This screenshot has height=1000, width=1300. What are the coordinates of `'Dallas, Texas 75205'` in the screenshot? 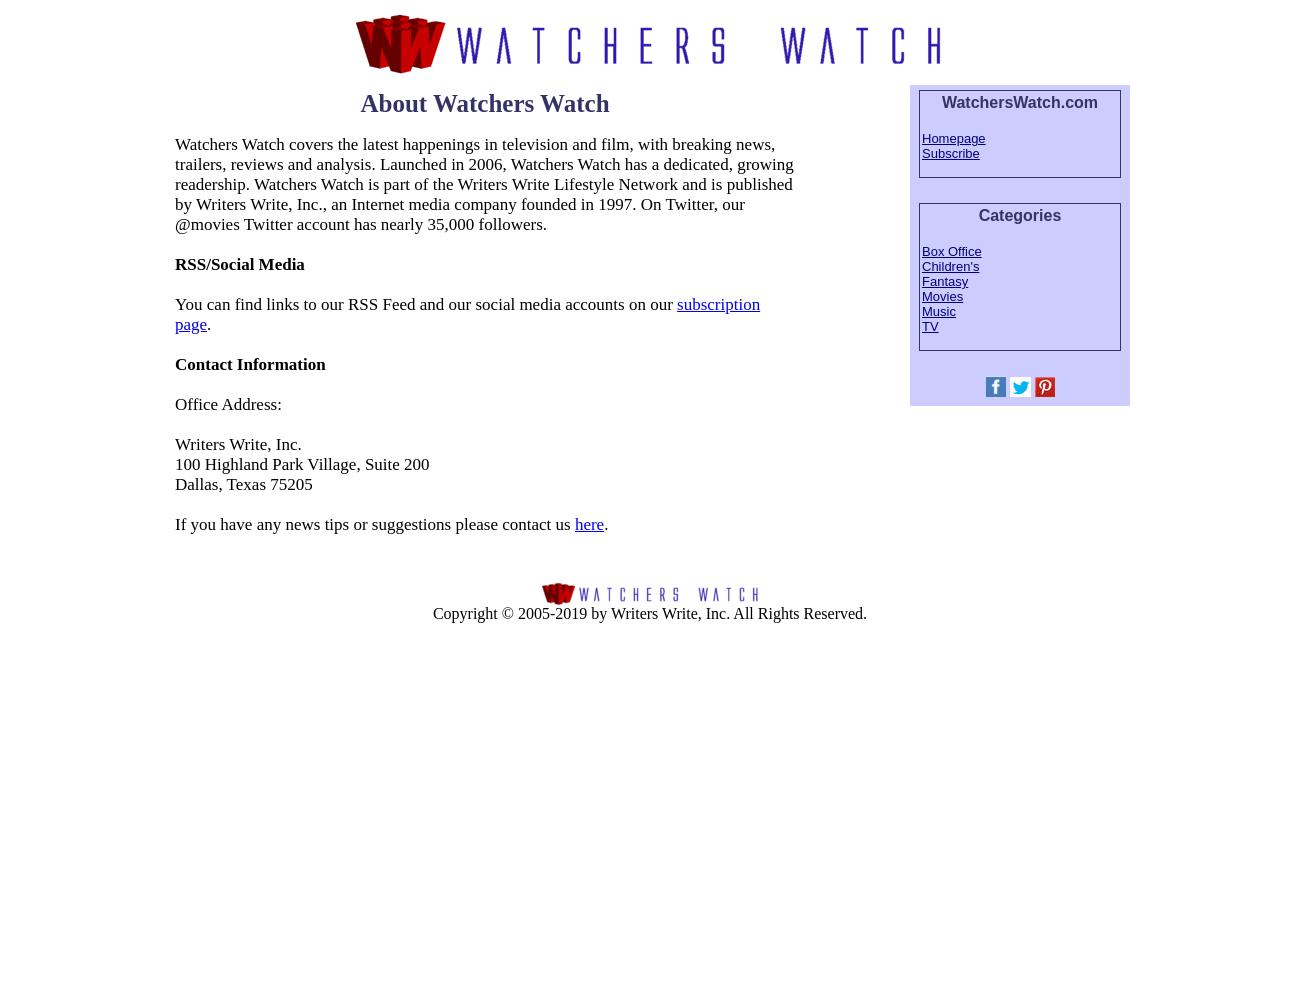 It's located at (242, 482).